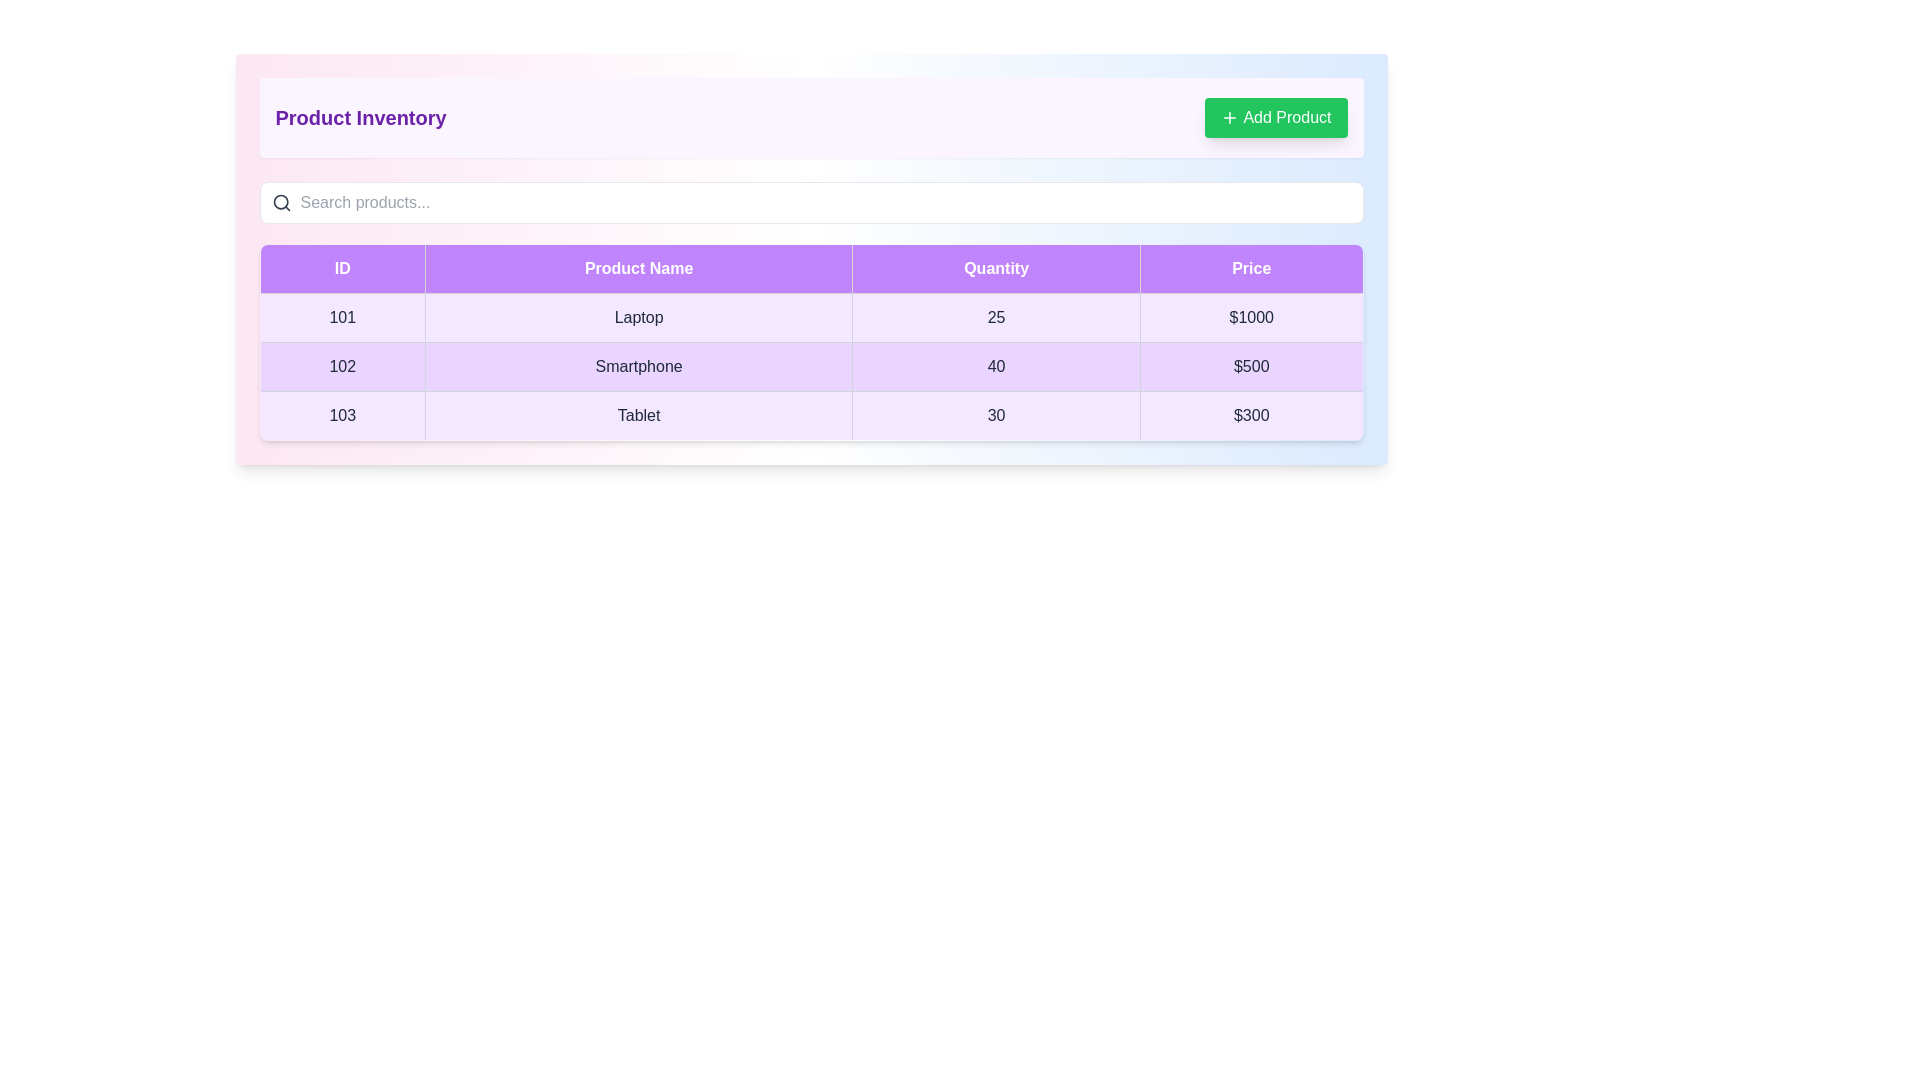  I want to click on the Text label displaying 'Smartphone', which has a light purple background and gray borders, located in row '102' of the table under the 'Product Name' column, so click(638, 366).